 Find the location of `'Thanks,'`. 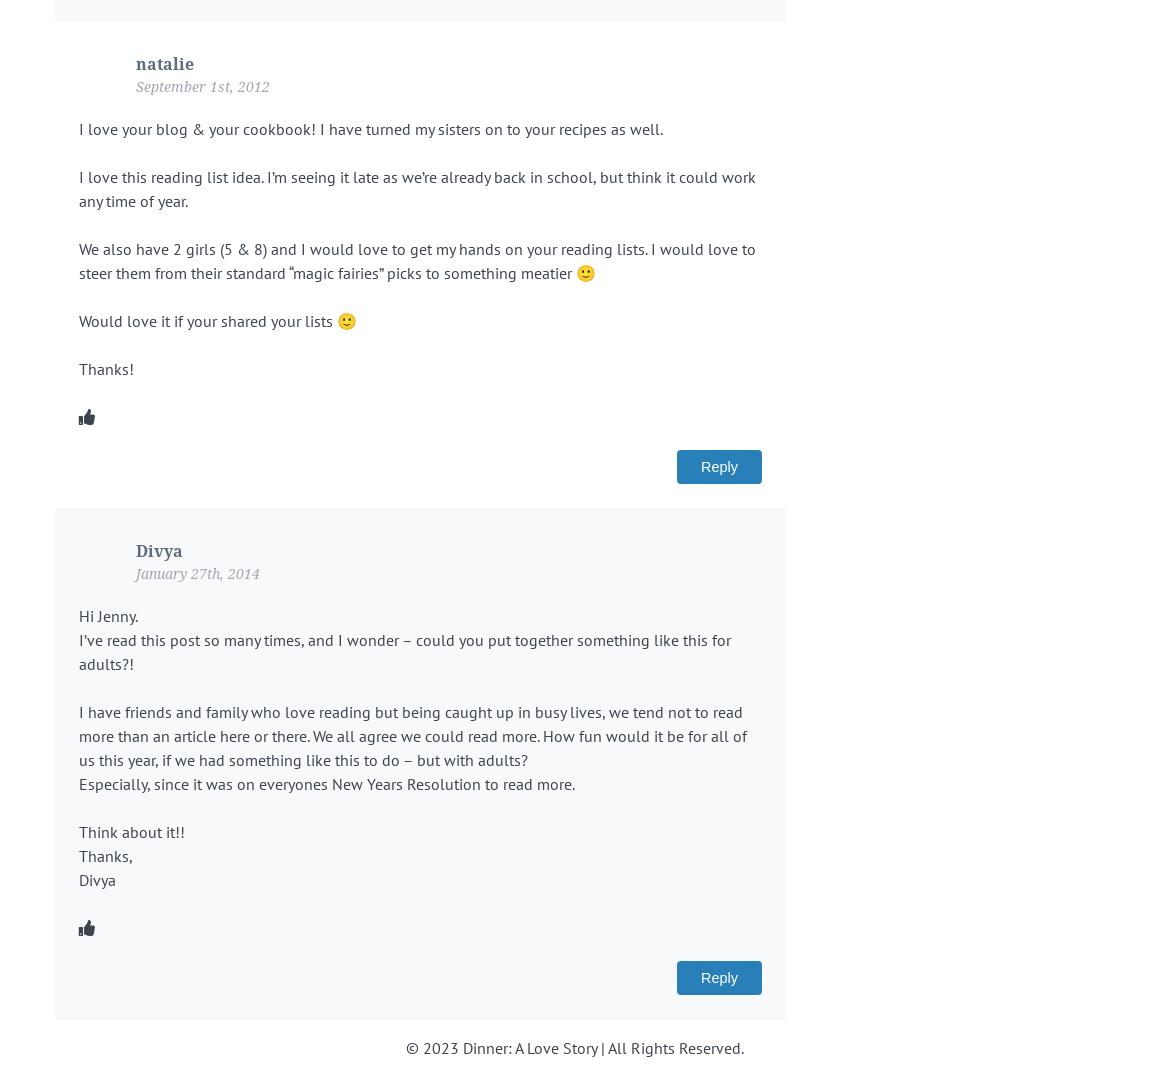

'Thanks,' is located at coordinates (105, 855).